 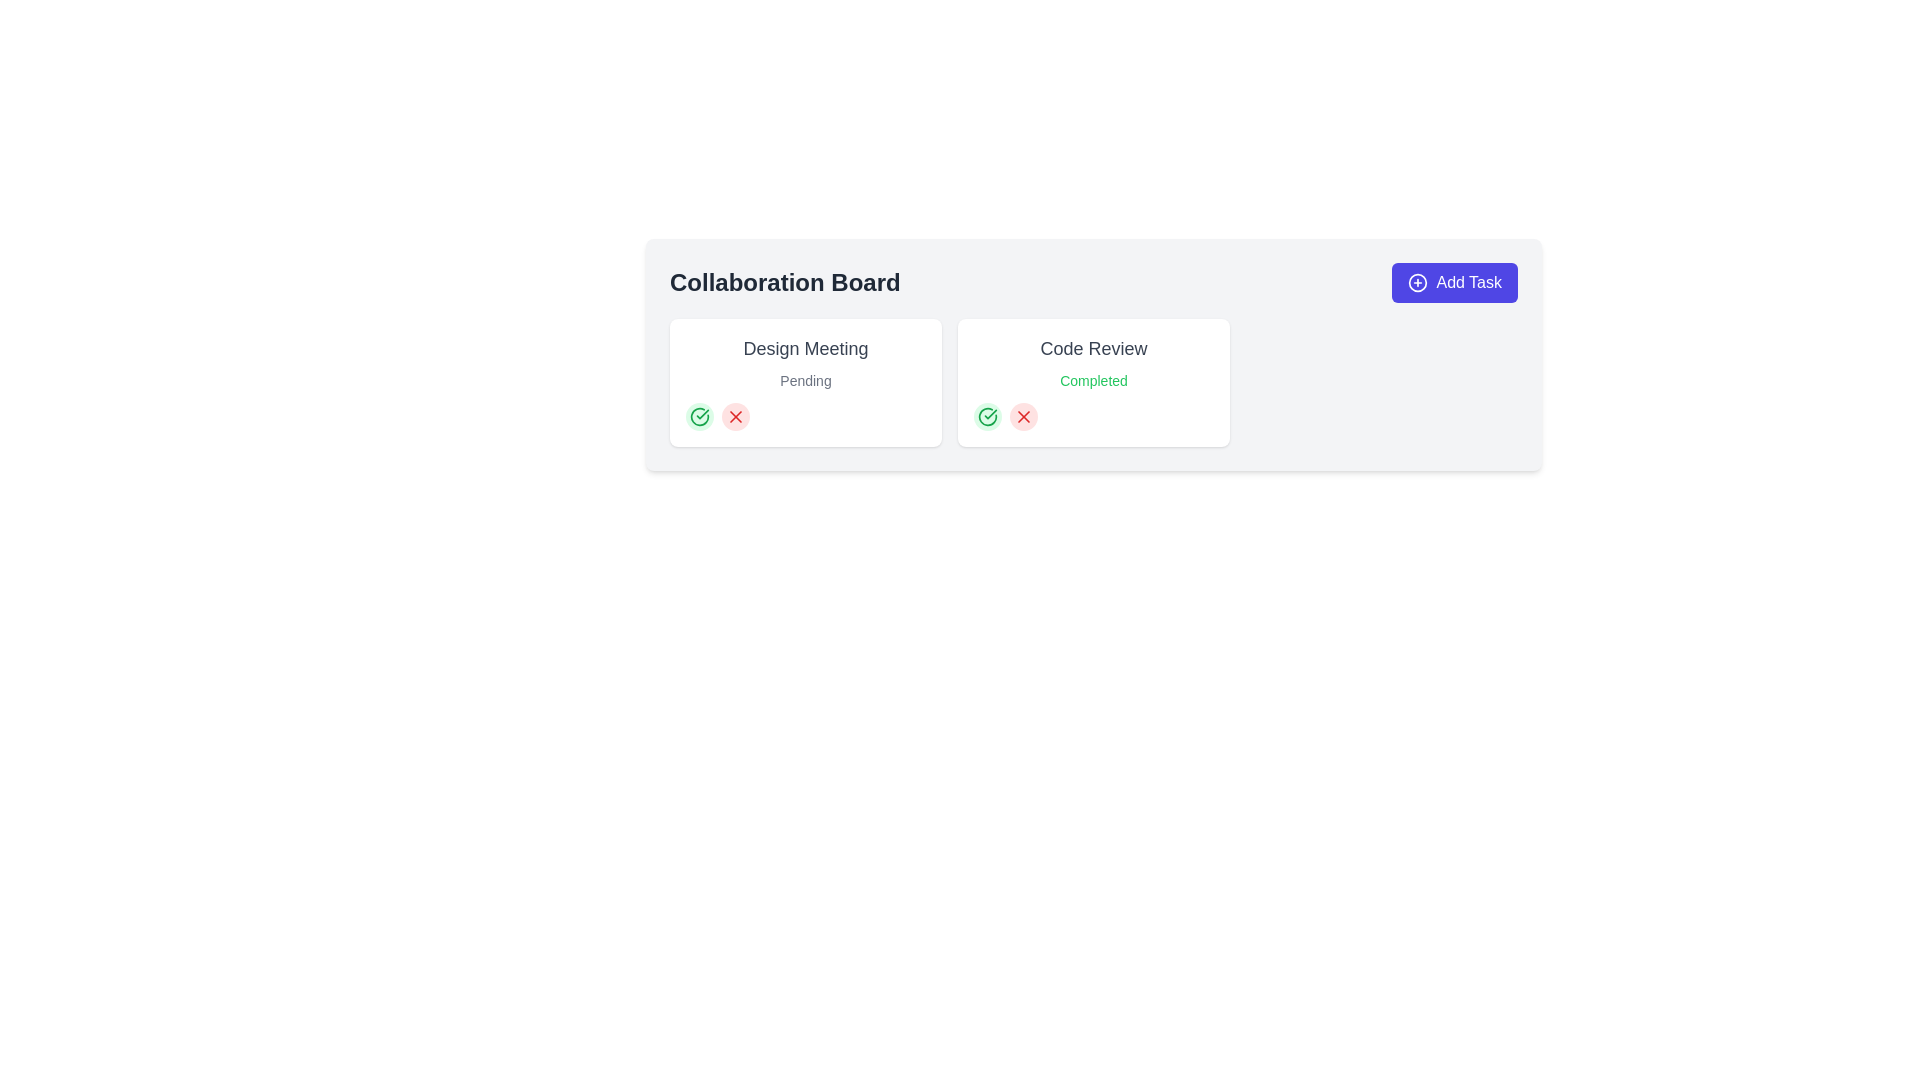 I want to click on the 'Collaboration Board' text label located in the header section of the card interface, aligned to the left, so click(x=784, y=282).